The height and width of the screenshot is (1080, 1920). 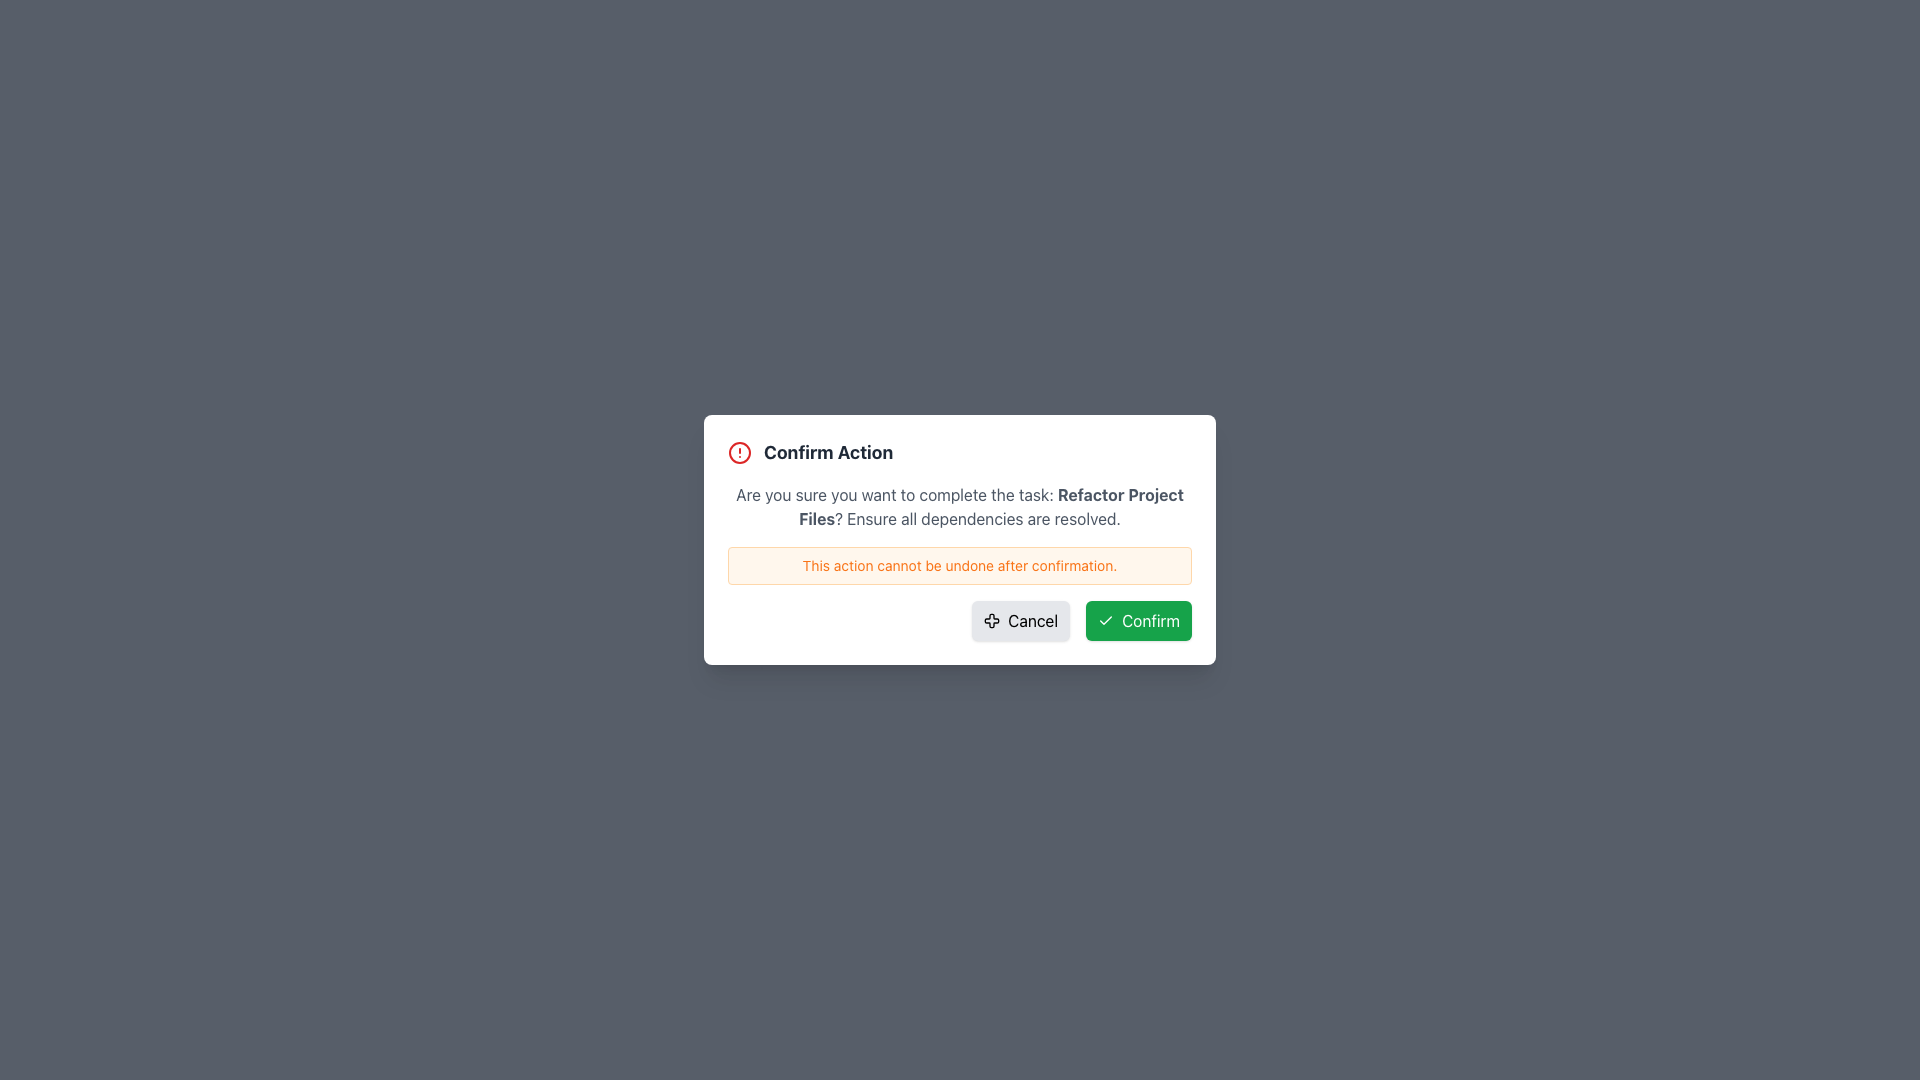 What do you see at coordinates (1021, 620) in the screenshot?
I see `the 'Cancel' button located at the bottom-right of the modal dialog box` at bounding box center [1021, 620].